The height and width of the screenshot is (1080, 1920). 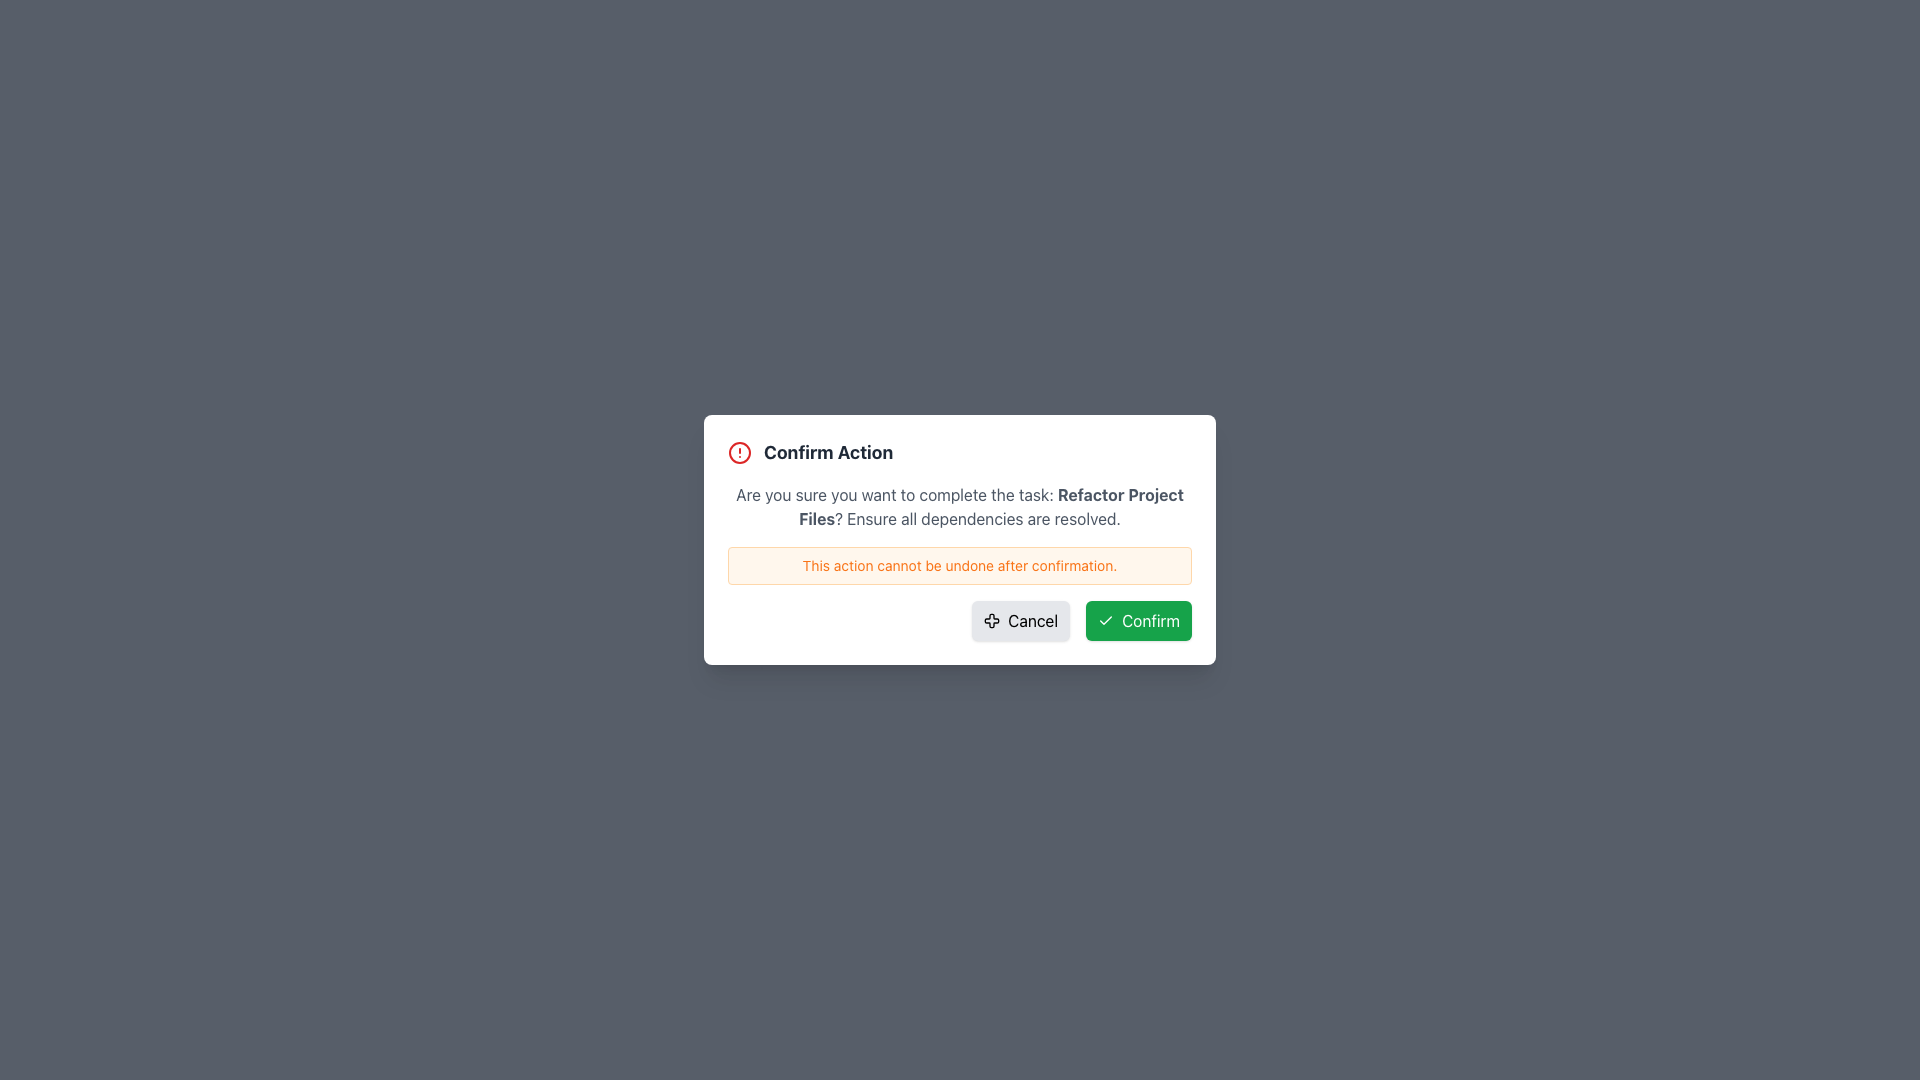 What do you see at coordinates (1021, 620) in the screenshot?
I see `the 'Cancel' button located at the bottom-right of the modal dialog box` at bounding box center [1021, 620].